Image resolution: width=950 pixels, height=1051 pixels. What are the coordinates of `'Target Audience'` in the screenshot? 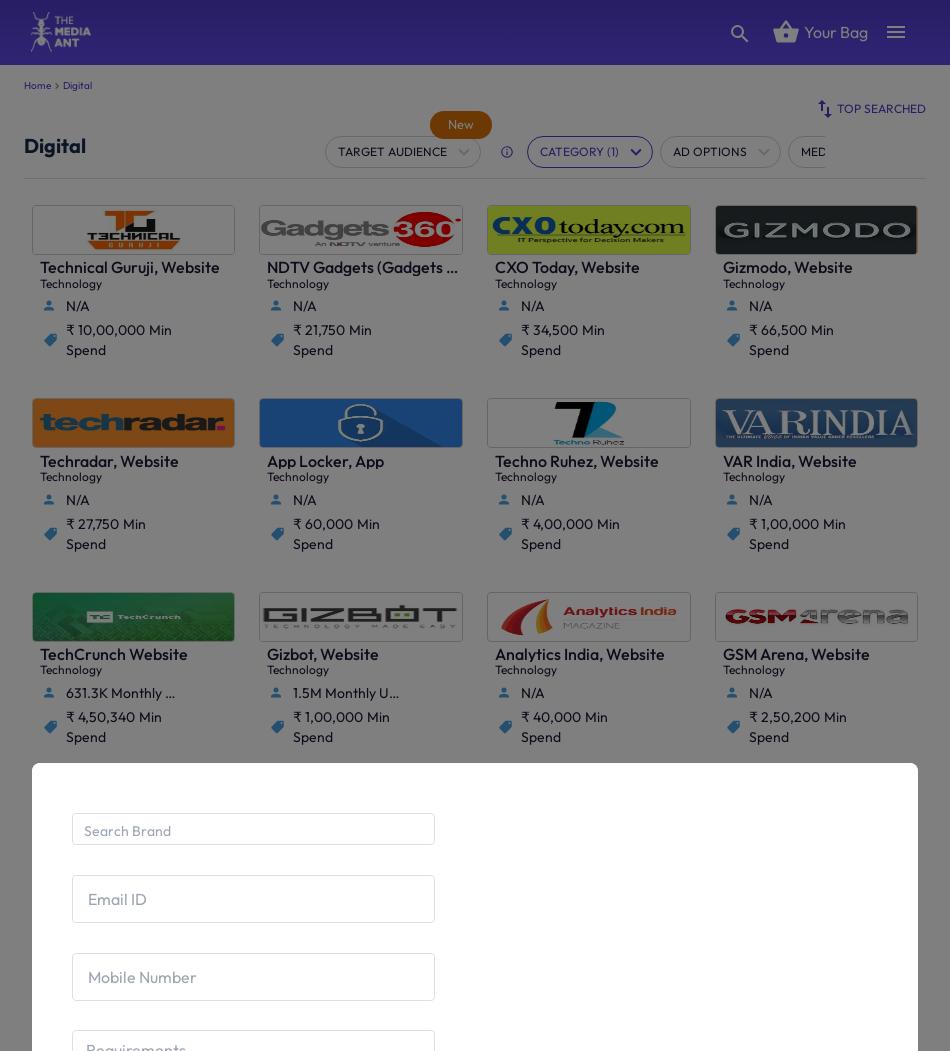 It's located at (390, 150).